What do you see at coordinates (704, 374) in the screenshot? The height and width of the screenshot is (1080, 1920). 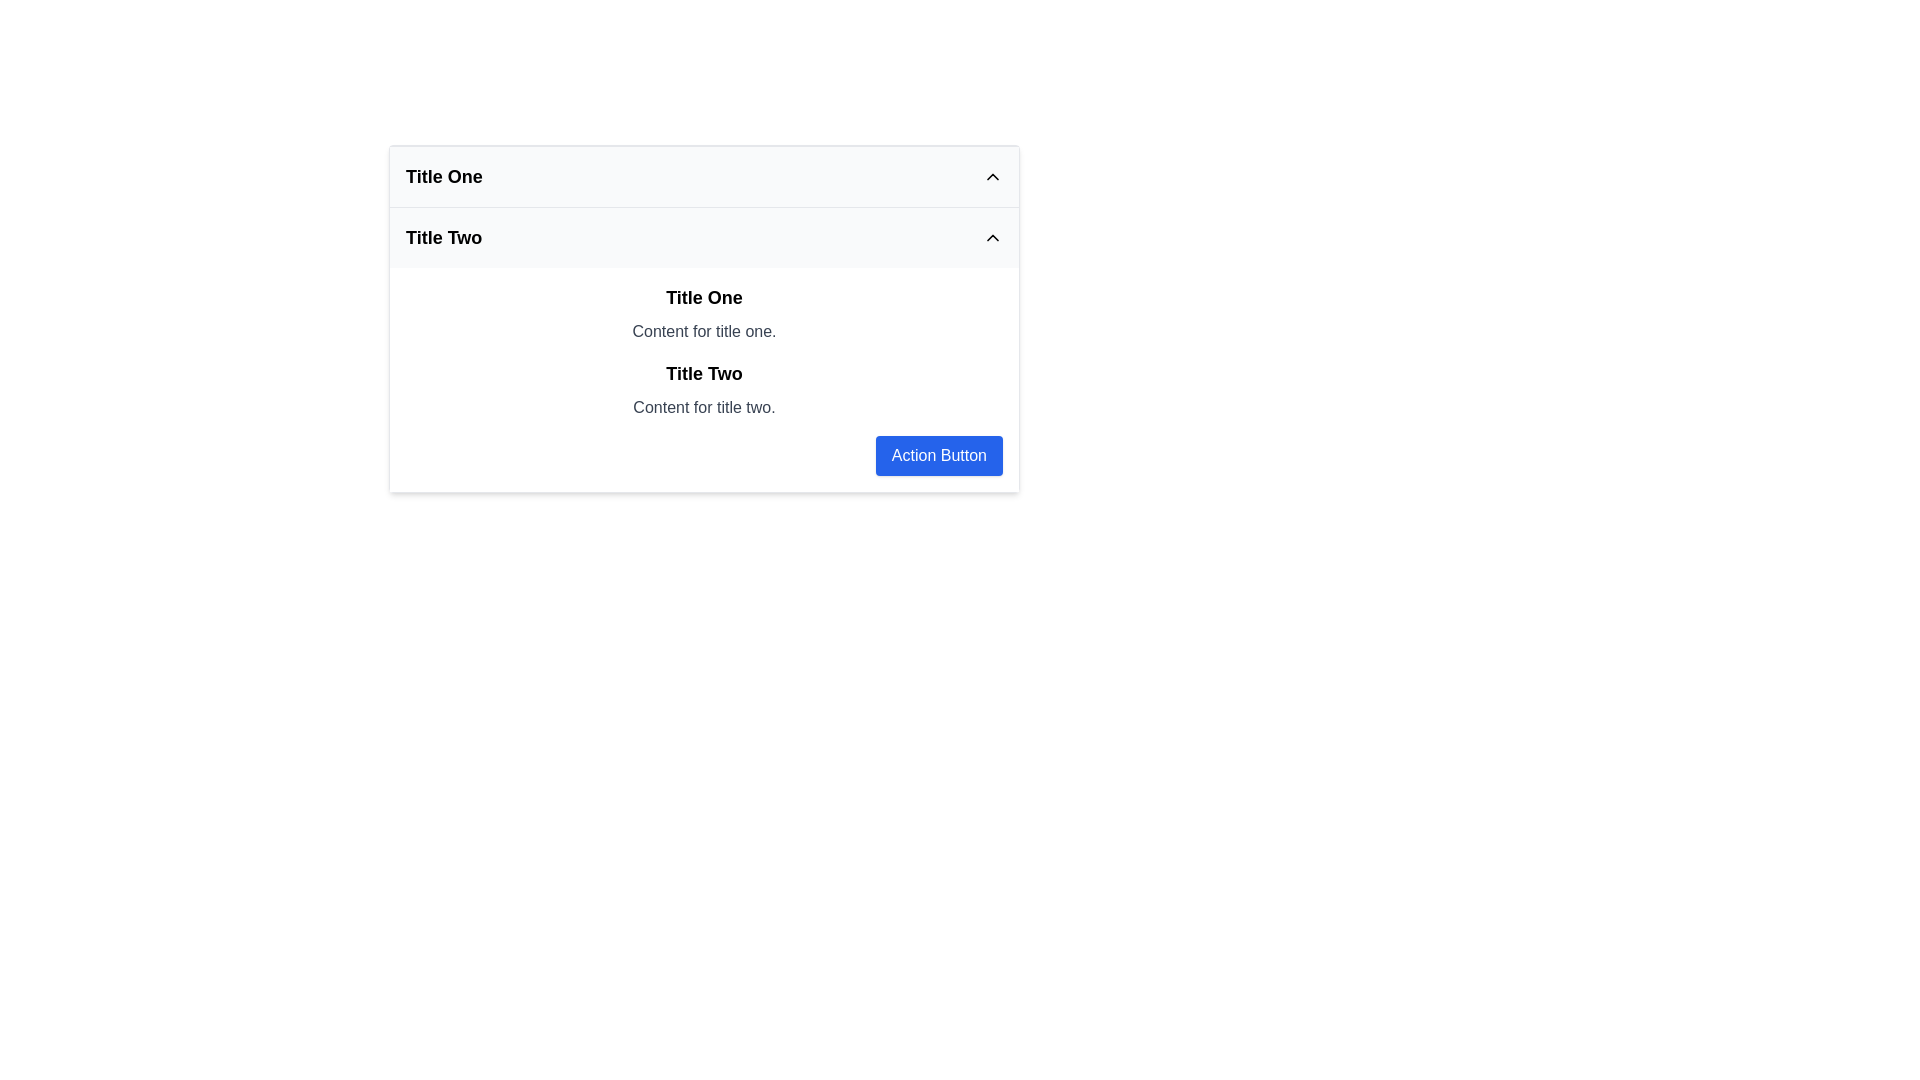 I see `the text element that serves as a header or title for the content section, positioned between 'Title One' and the smaller gray-text description 'Content for title two'` at bounding box center [704, 374].